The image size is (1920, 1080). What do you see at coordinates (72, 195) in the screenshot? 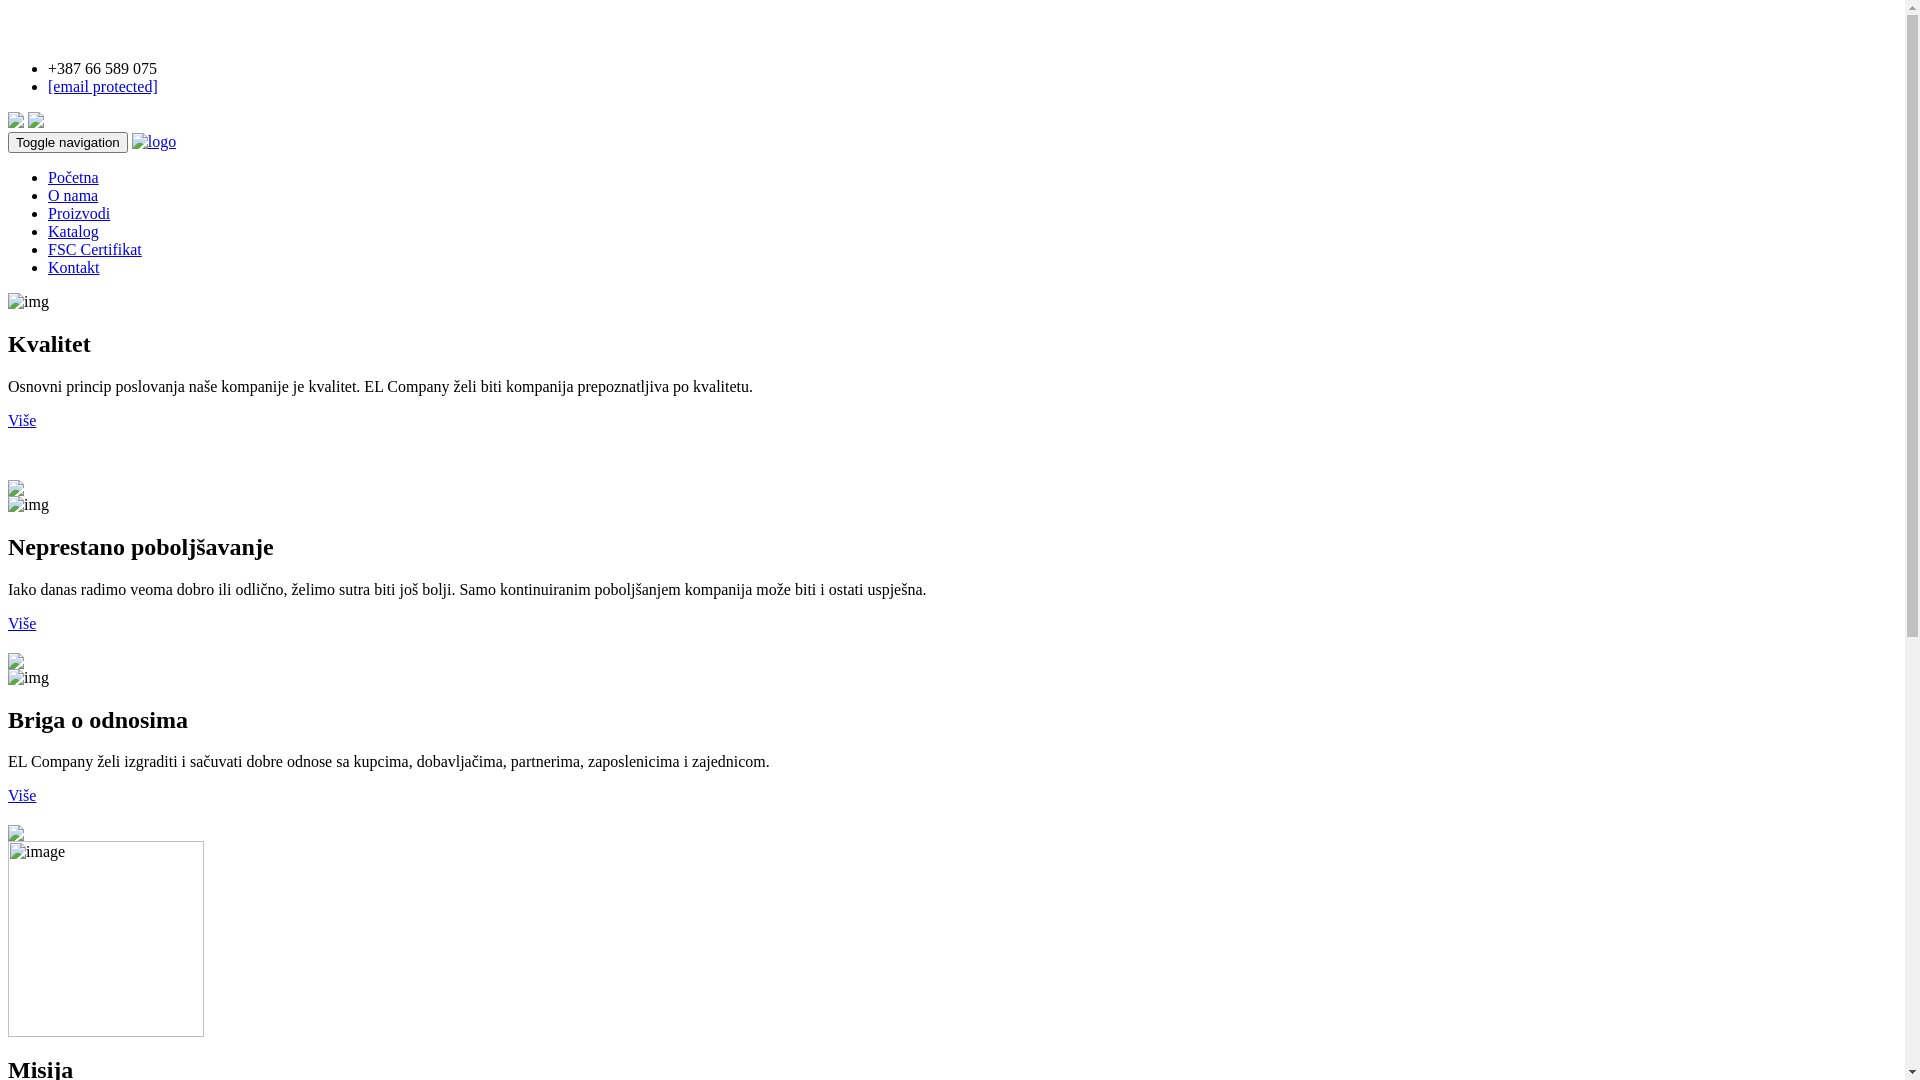
I see `'O nama'` at bounding box center [72, 195].